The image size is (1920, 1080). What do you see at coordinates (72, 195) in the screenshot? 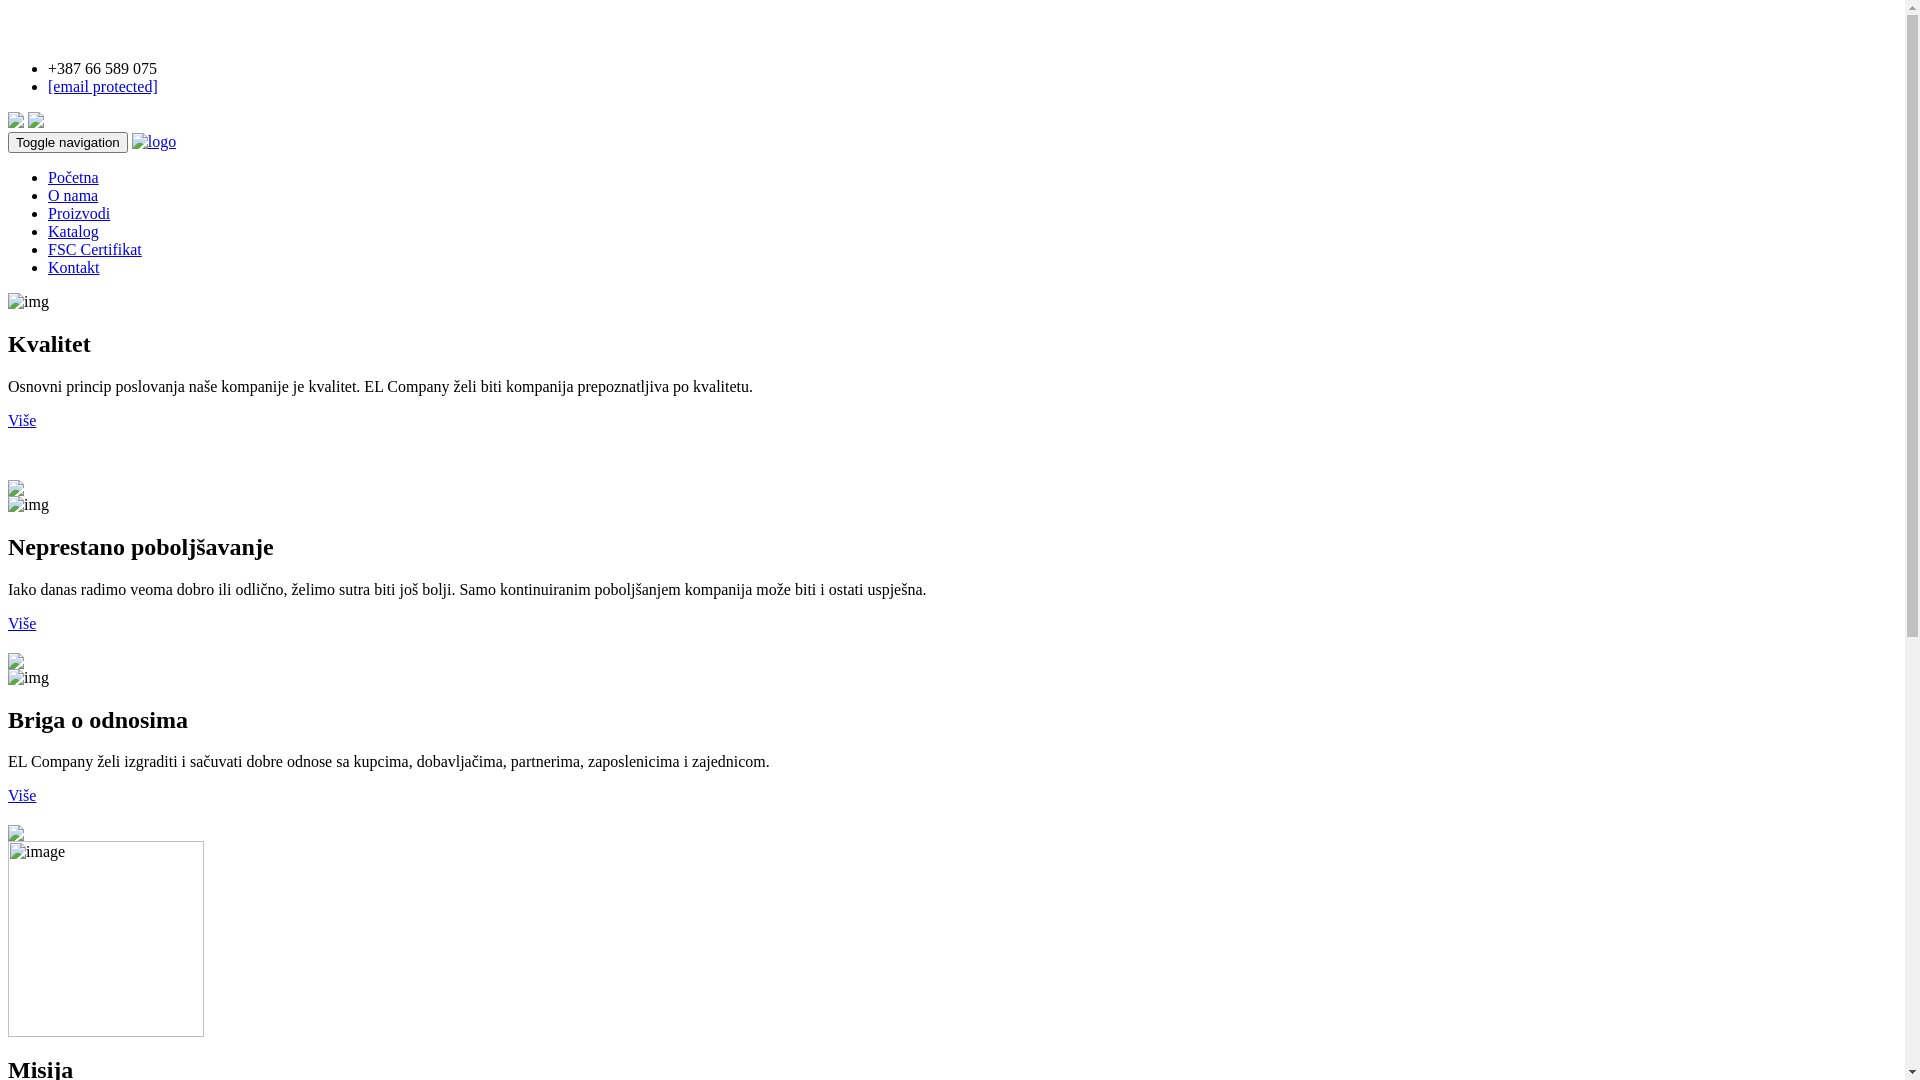
I see `'O nama'` at bounding box center [72, 195].